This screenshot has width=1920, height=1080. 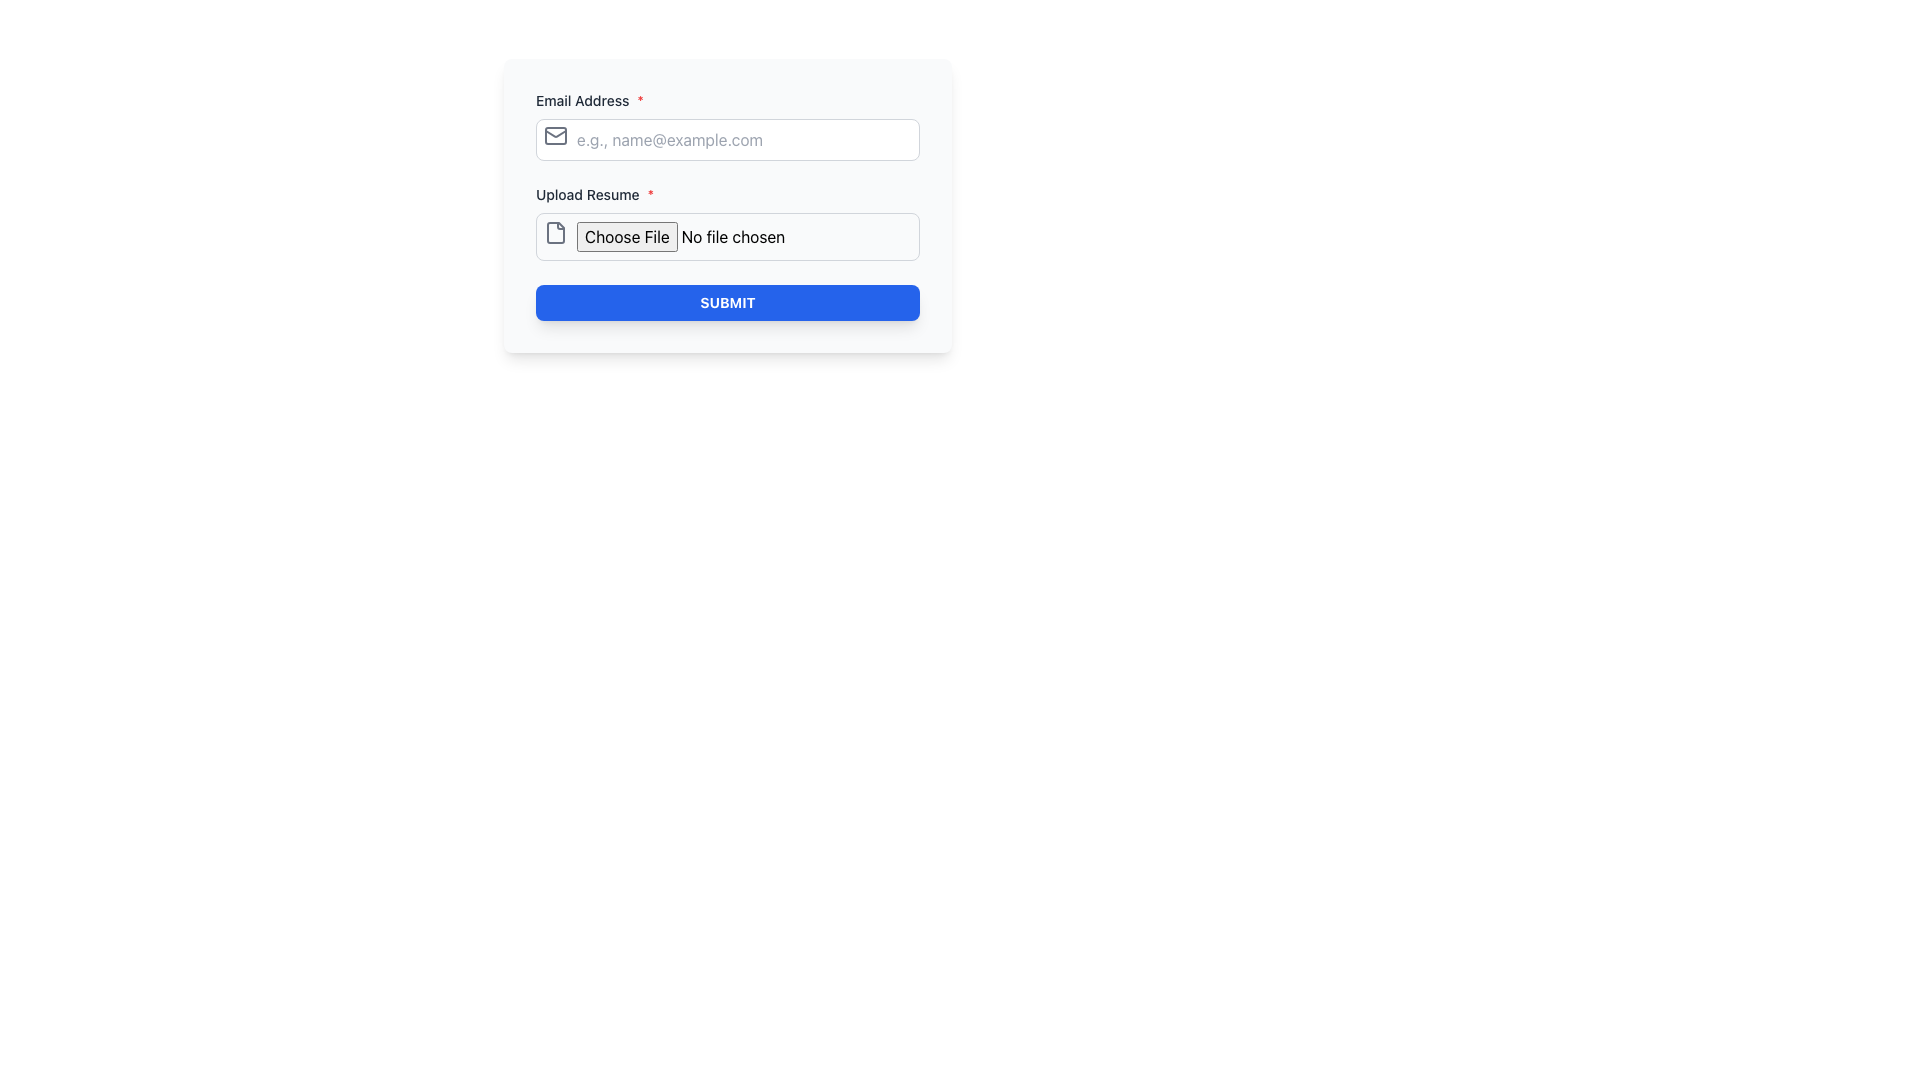 What do you see at coordinates (556, 132) in the screenshot?
I see `the envelope icon, which is part of an email-related visual representation located to the left of the 'Email Address' input field` at bounding box center [556, 132].